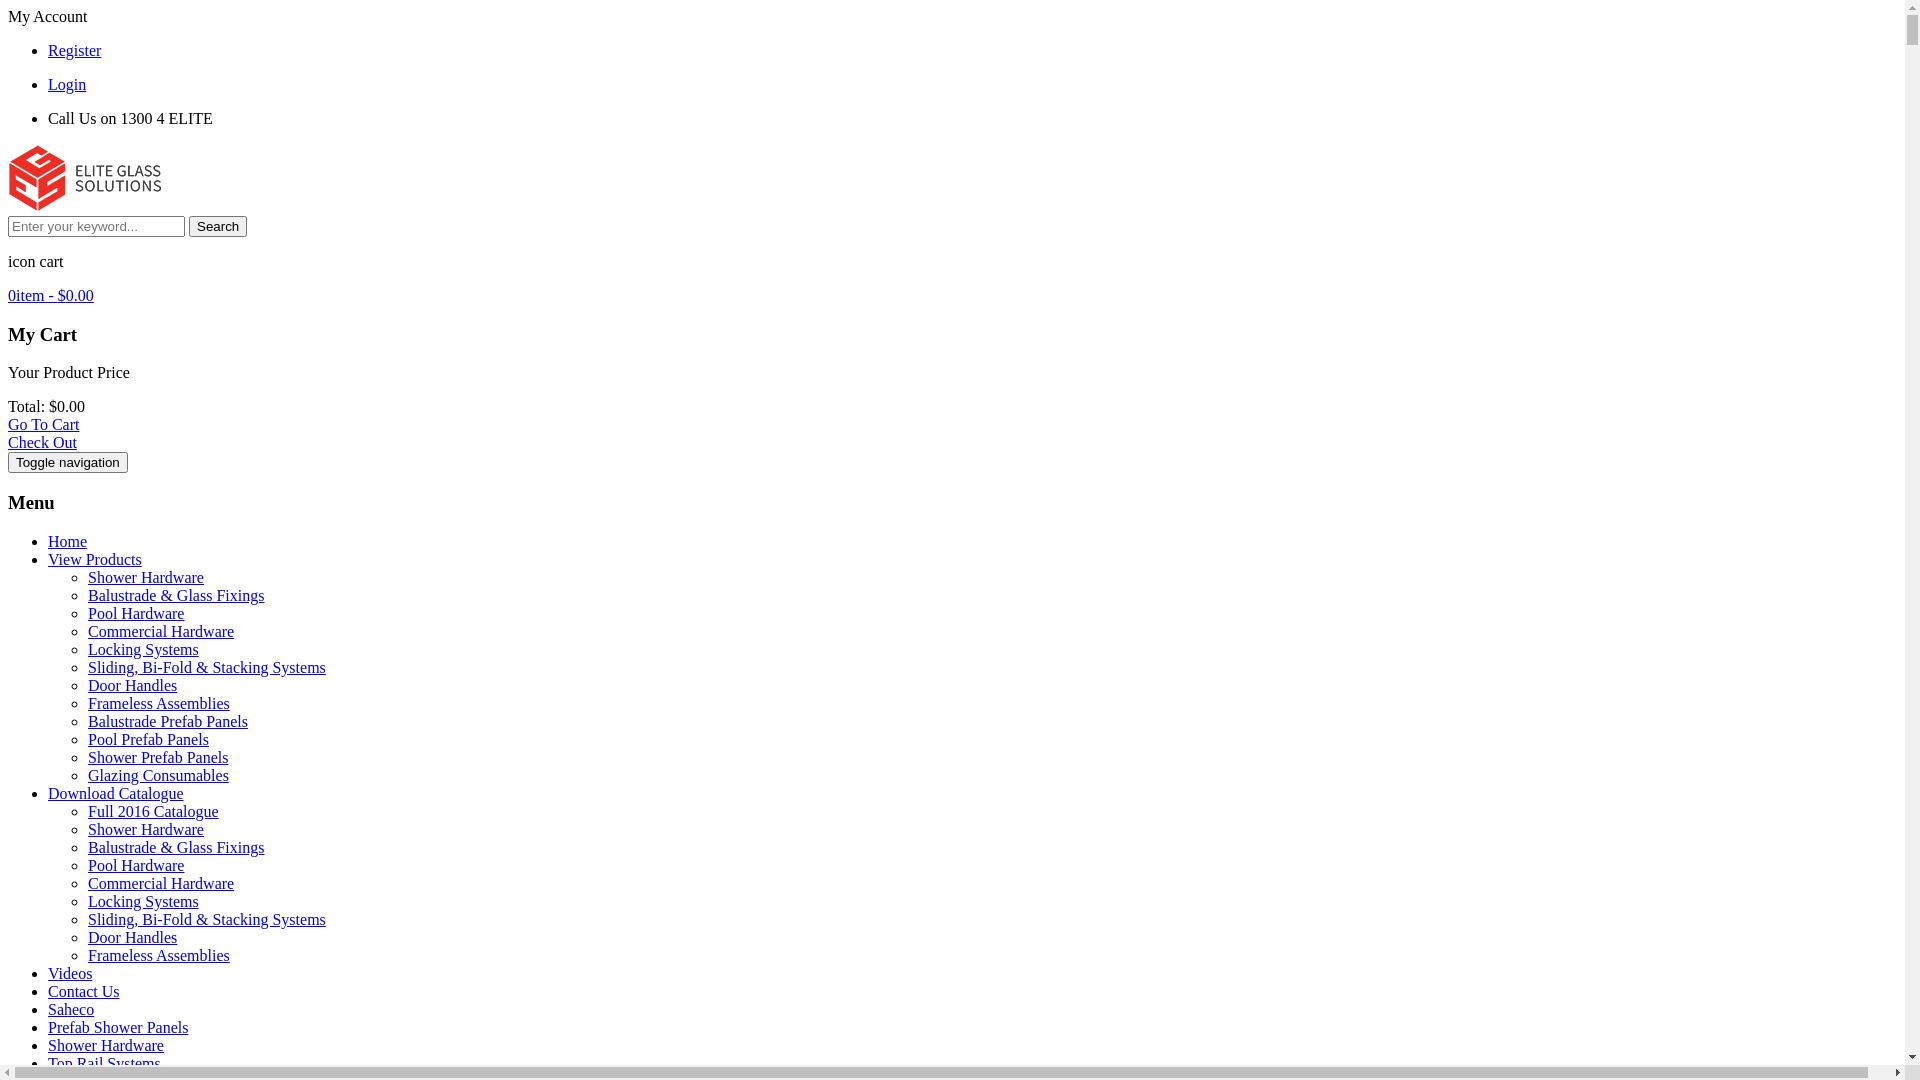  I want to click on 'Toggle navigation', so click(67, 462).